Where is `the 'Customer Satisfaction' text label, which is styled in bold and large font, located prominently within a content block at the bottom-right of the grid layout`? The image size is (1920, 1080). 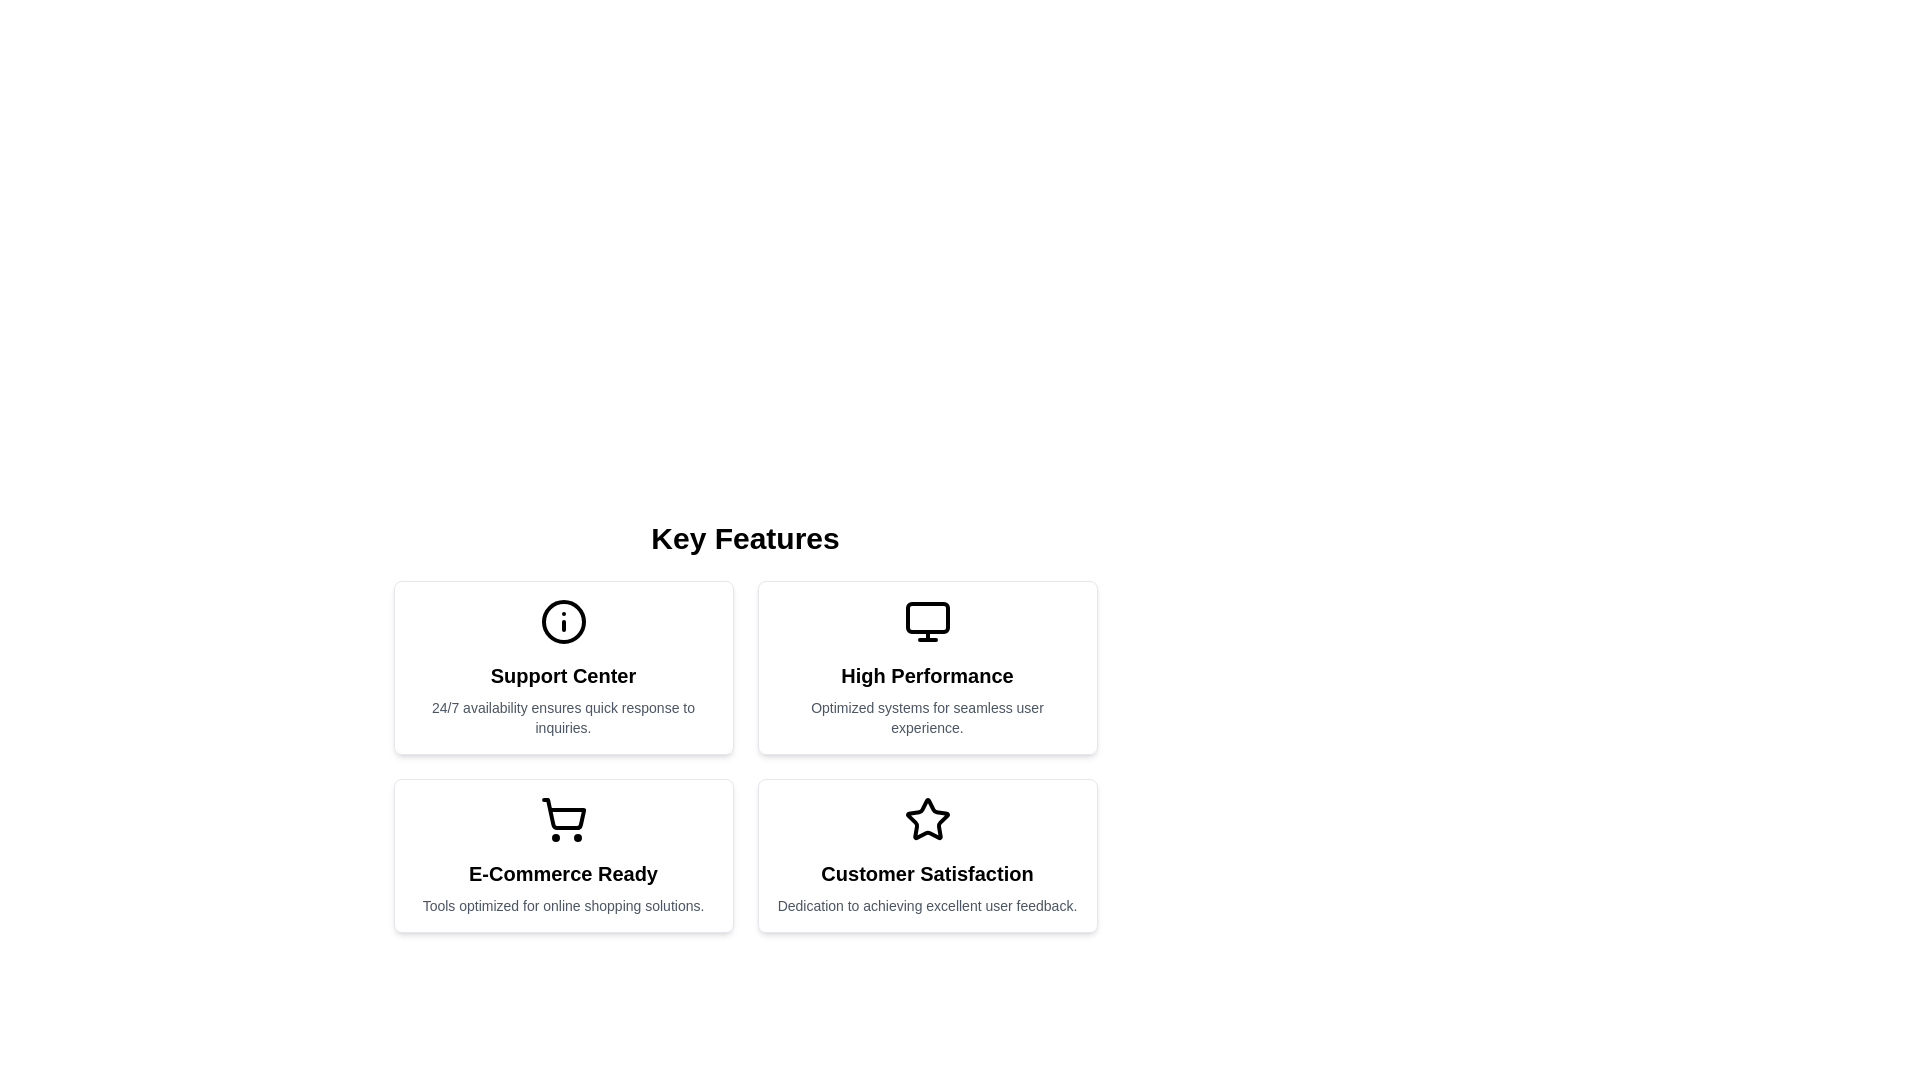 the 'Customer Satisfaction' text label, which is styled in bold and large font, located prominently within a content block at the bottom-right of the grid layout is located at coordinates (926, 873).